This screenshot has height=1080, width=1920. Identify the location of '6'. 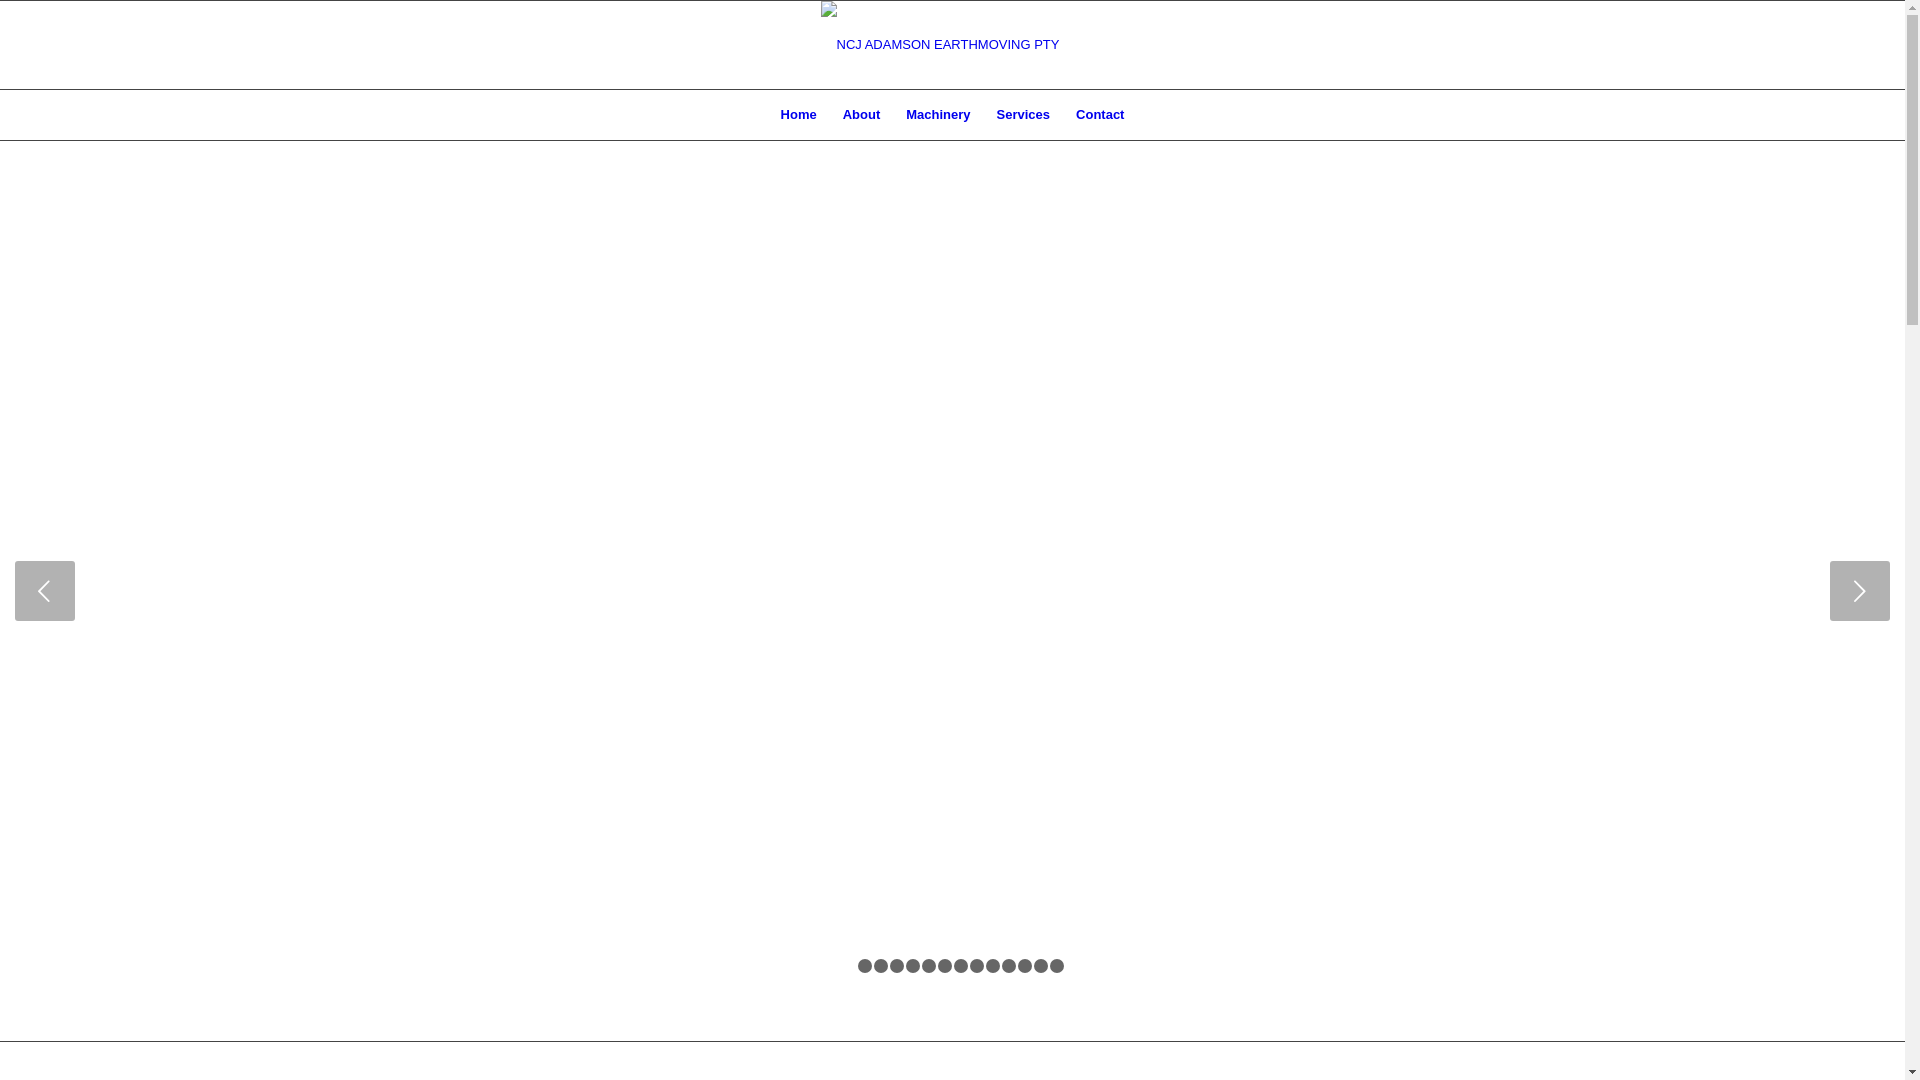
(928, 964).